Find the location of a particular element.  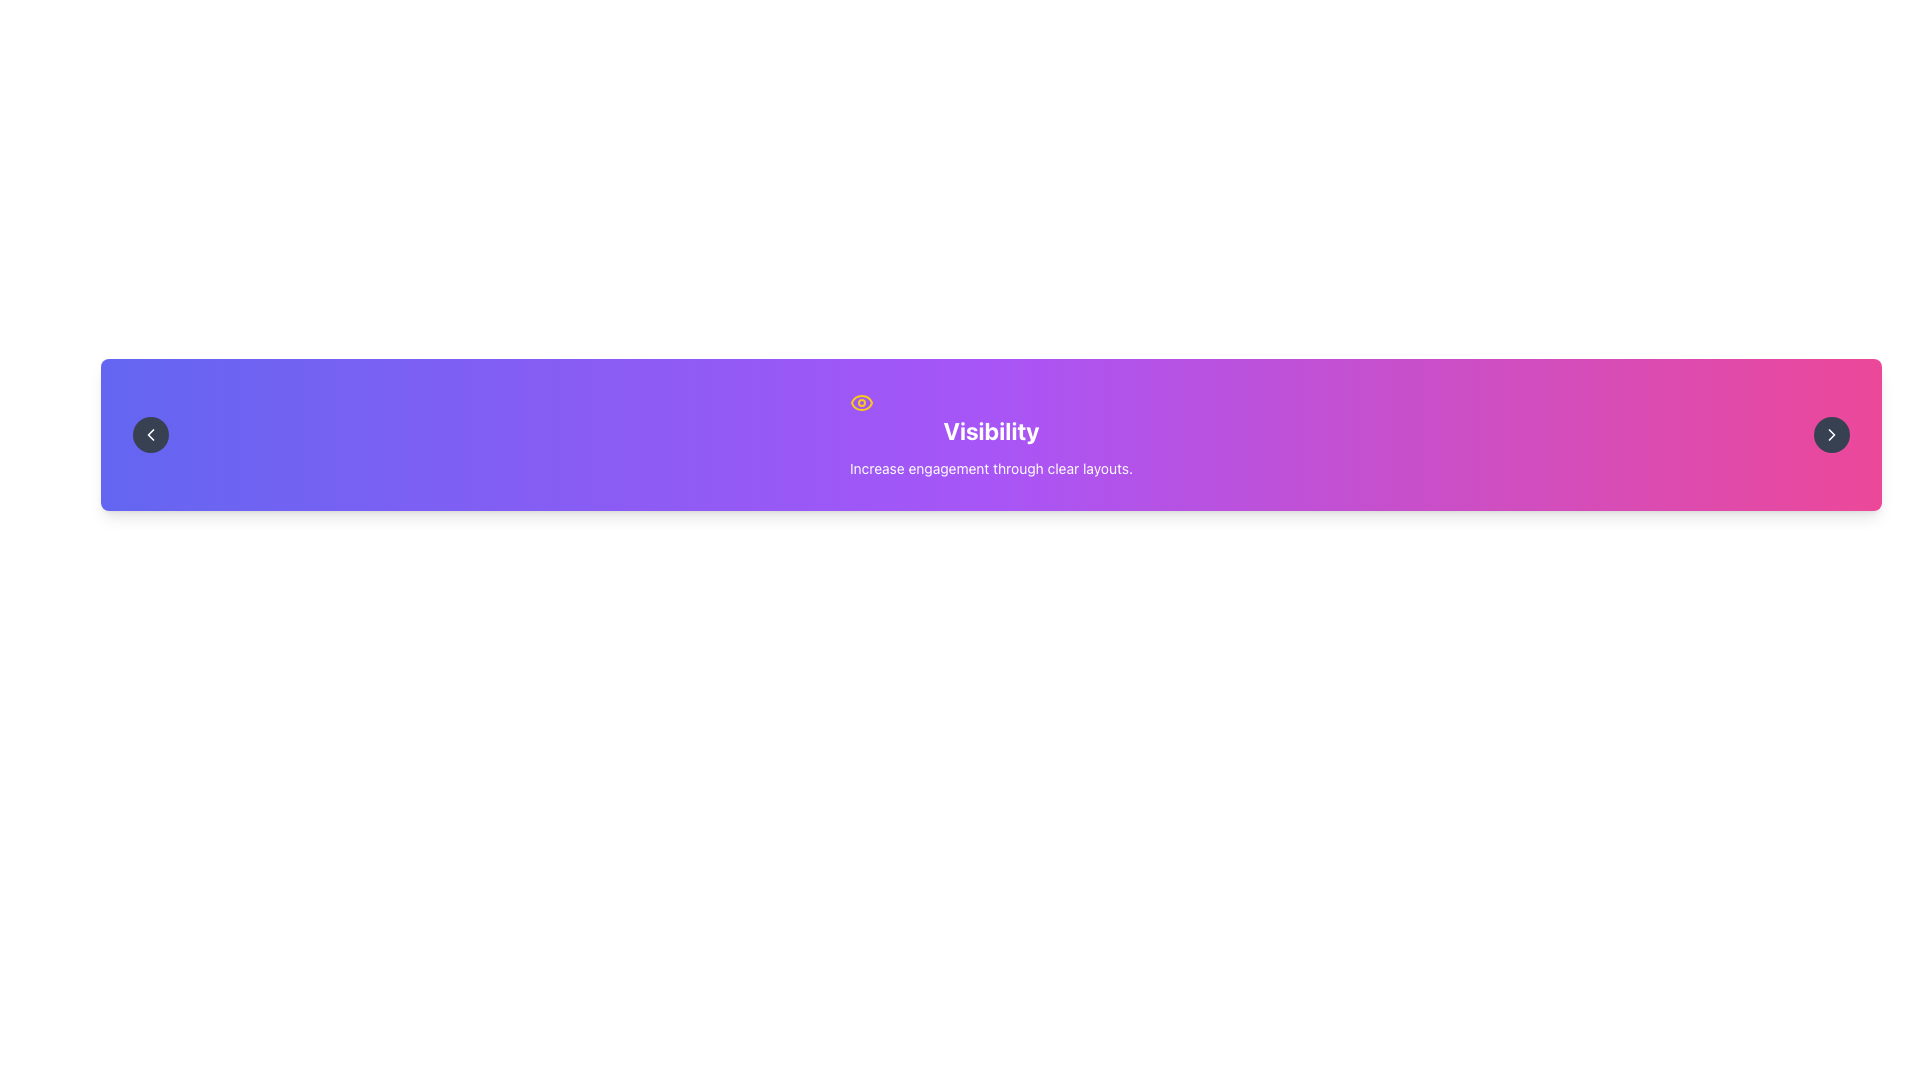

the Text block located at the center of a horizontal gradient background to interact with it, if enabled for interactivity is located at coordinates (991, 434).